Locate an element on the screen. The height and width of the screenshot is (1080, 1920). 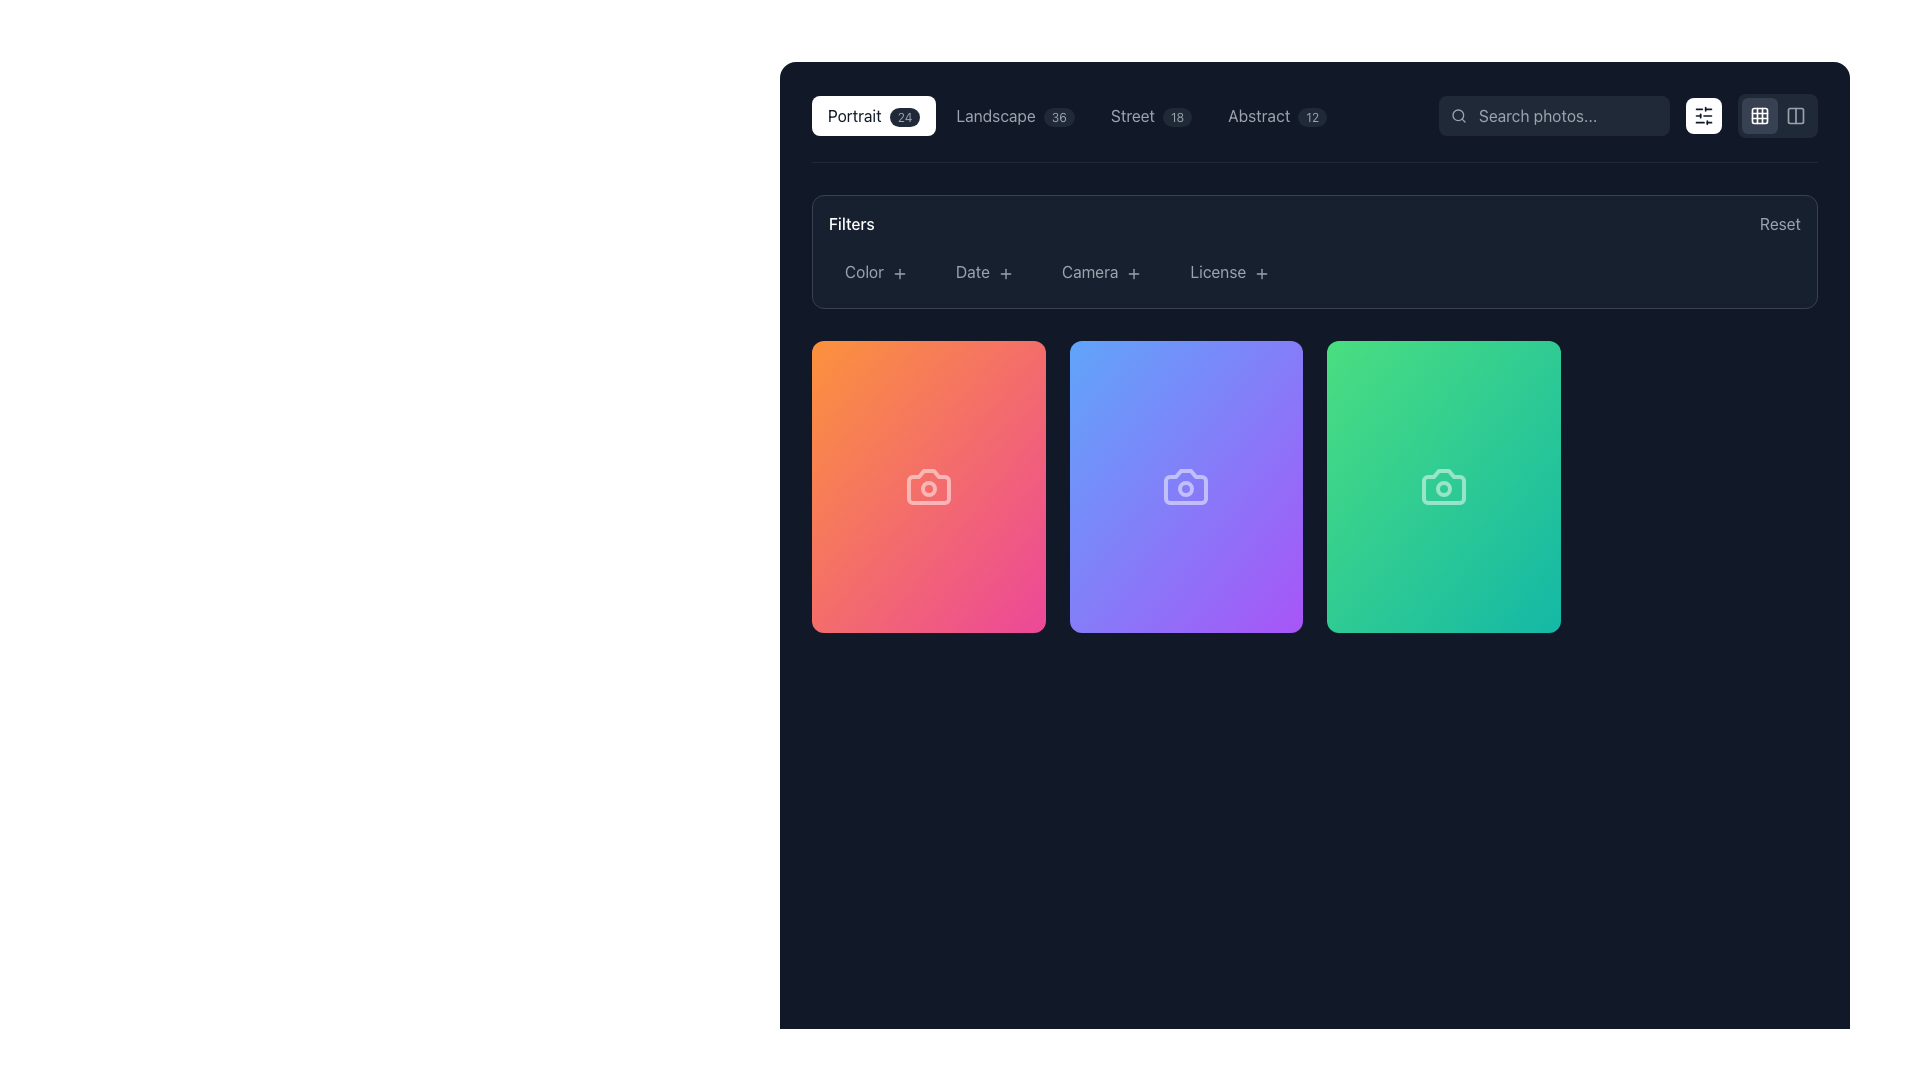
the decorative element located at the top of the rightmost green card, which features a gradient green background and has no interactive features is located at coordinates (1443, 373).